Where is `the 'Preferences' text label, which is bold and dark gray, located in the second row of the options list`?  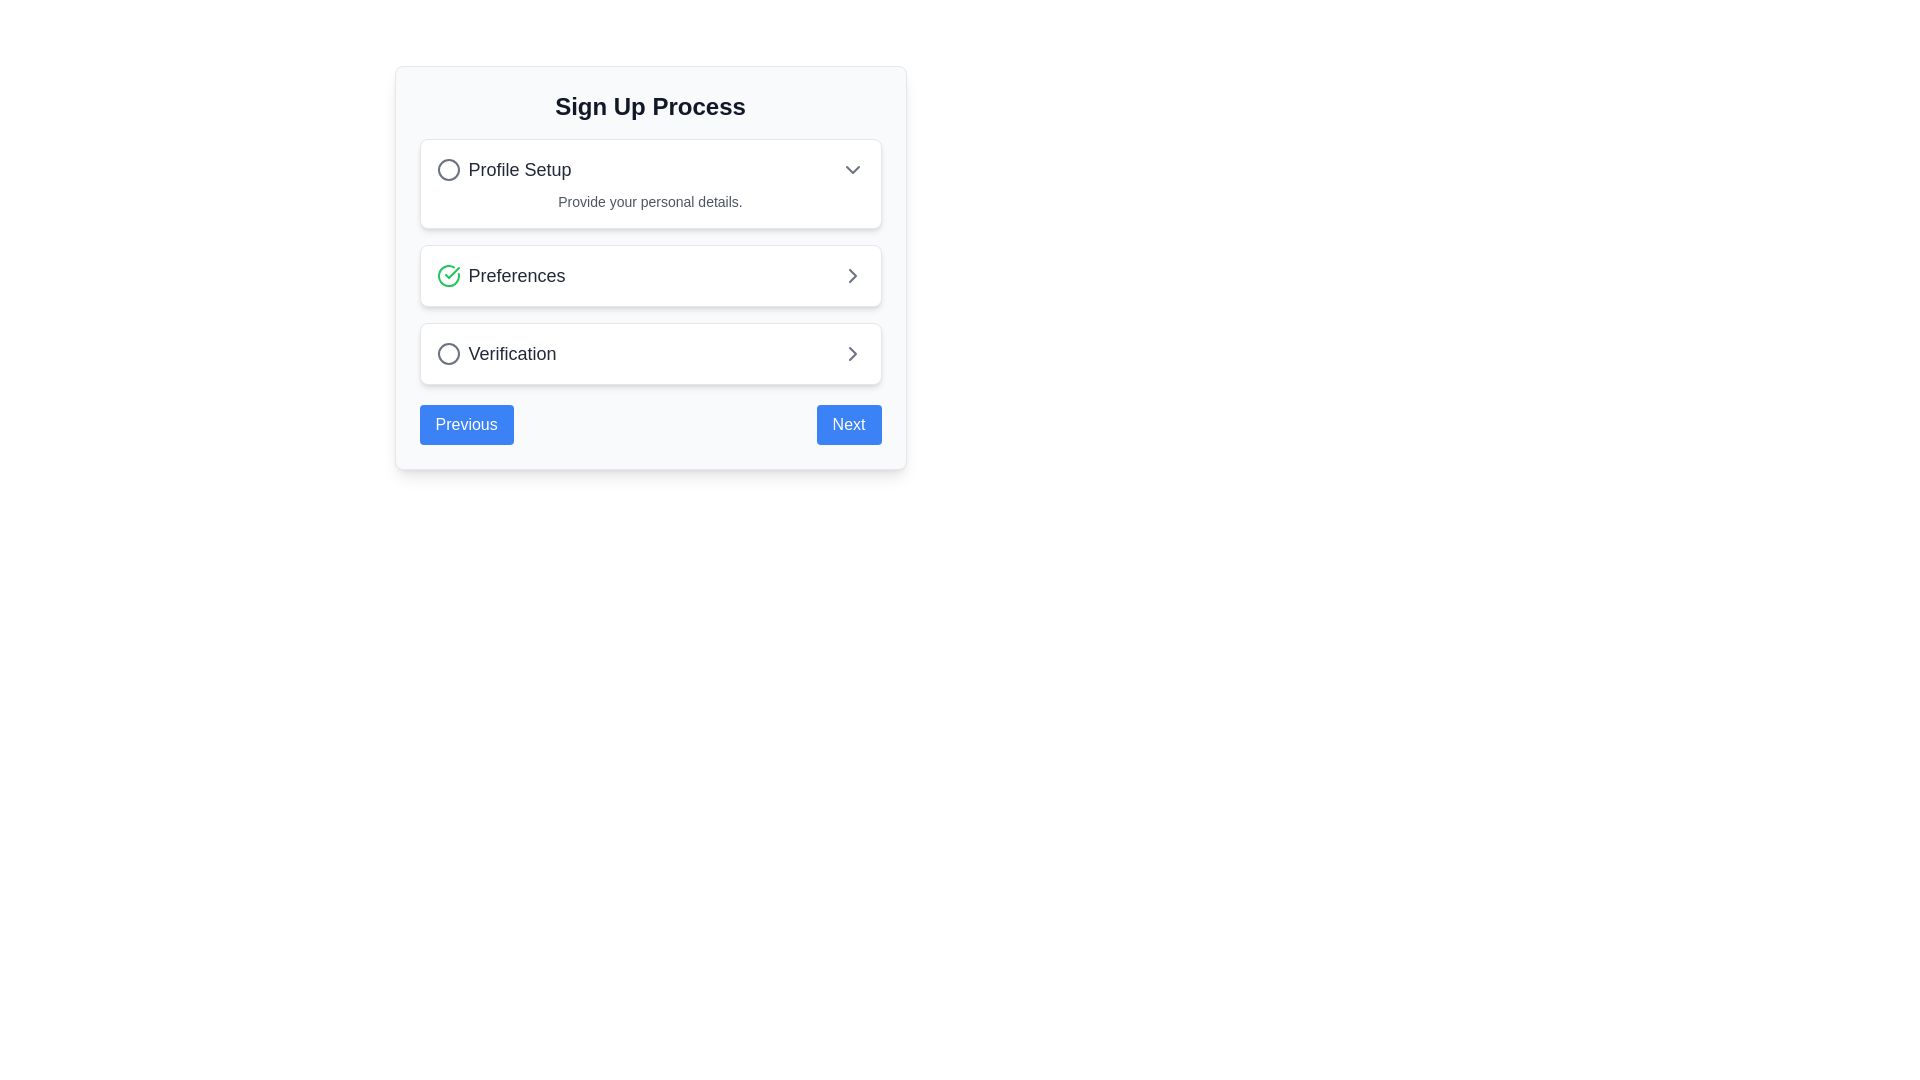 the 'Preferences' text label, which is bold and dark gray, located in the second row of the options list is located at coordinates (501, 276).